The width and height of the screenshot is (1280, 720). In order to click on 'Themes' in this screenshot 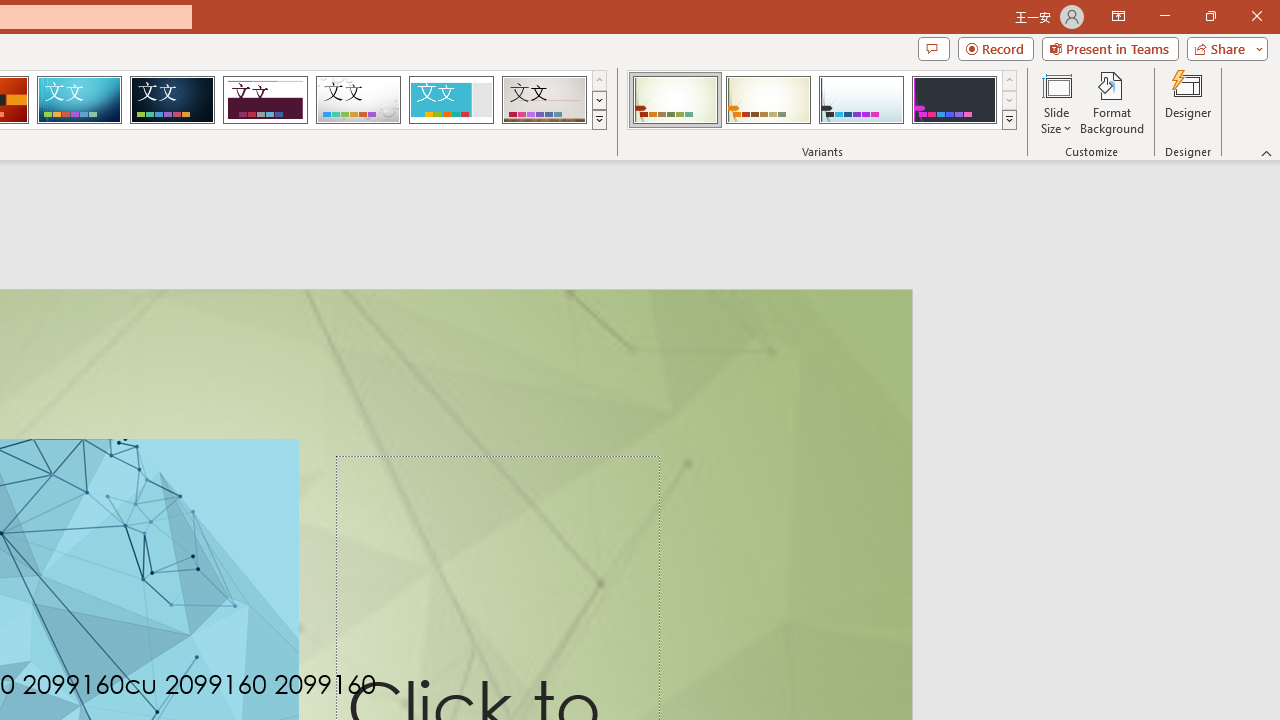, I will do `click(598, 120)`.